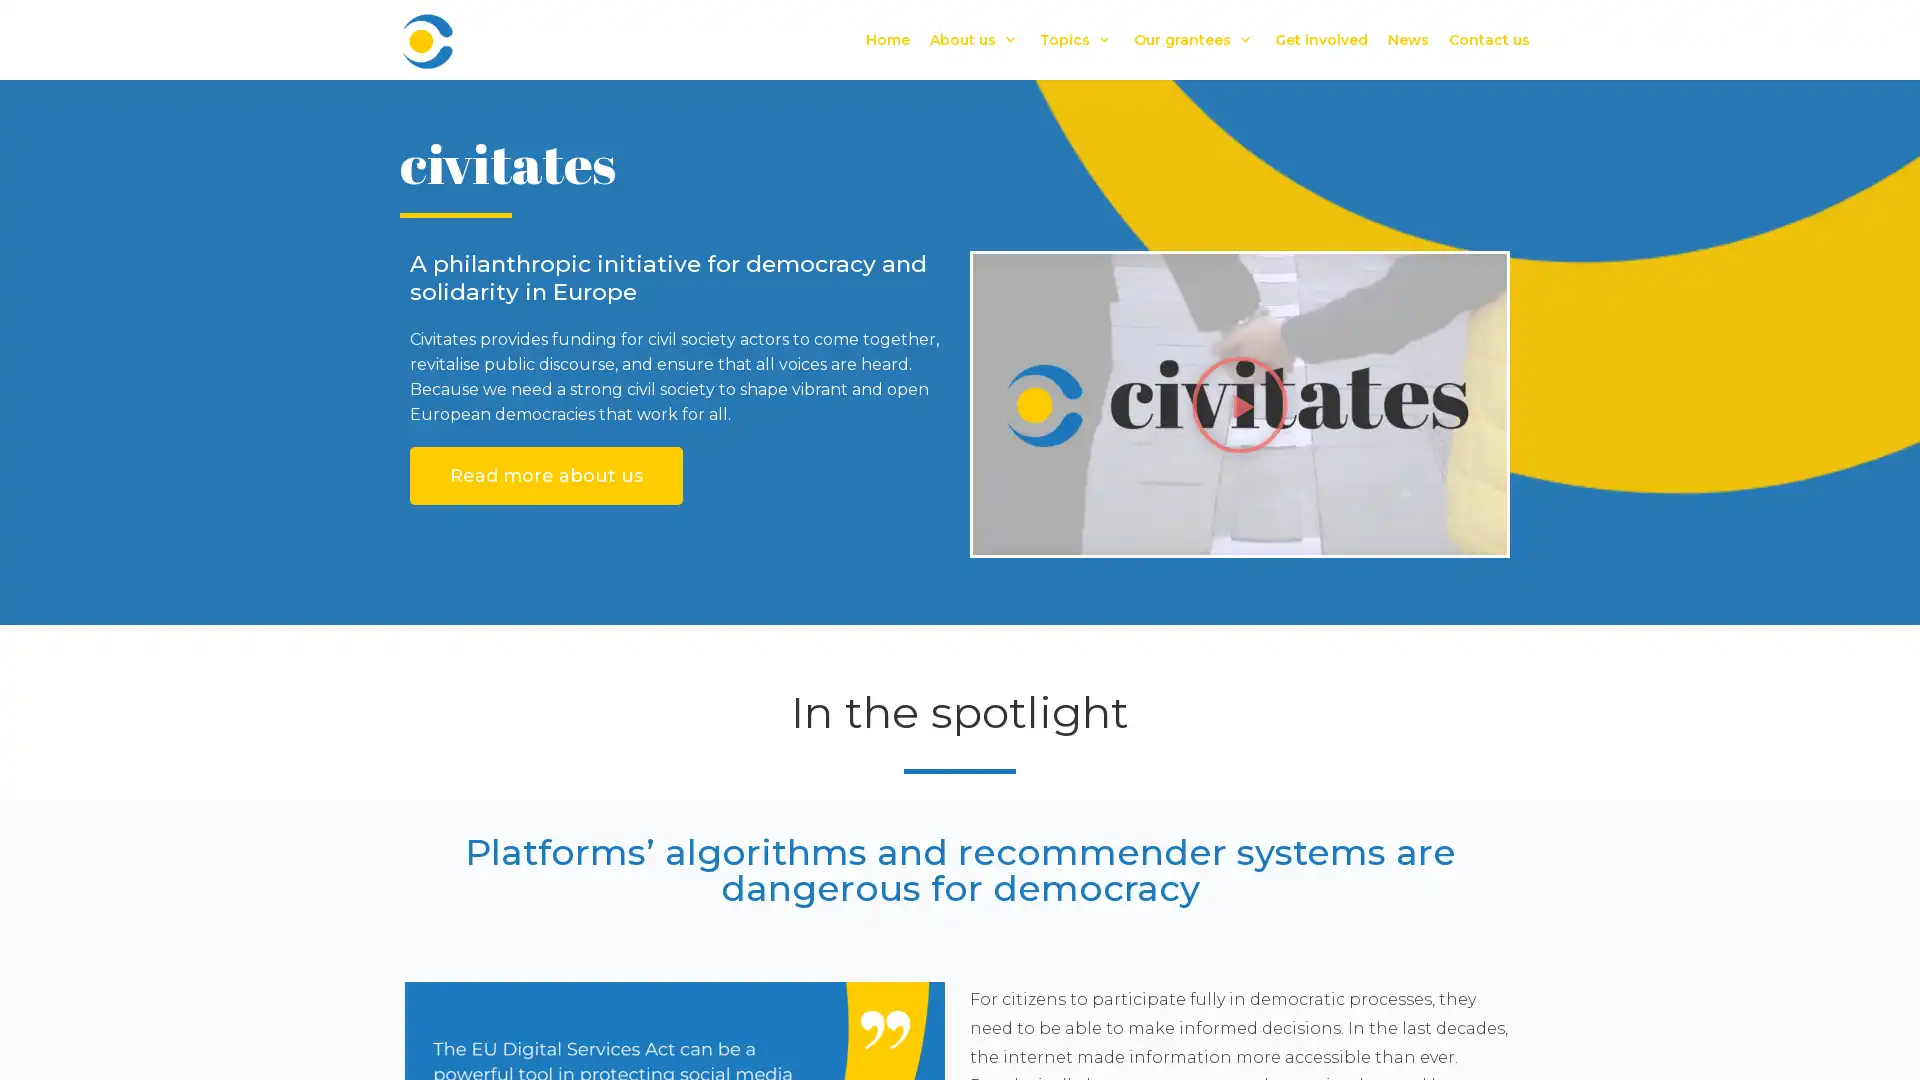 The width and height of the screenshot is (1920, 1080). Describe the element at coordinates (1238, 404) in the screenshot. I see `Play Video` at that location.